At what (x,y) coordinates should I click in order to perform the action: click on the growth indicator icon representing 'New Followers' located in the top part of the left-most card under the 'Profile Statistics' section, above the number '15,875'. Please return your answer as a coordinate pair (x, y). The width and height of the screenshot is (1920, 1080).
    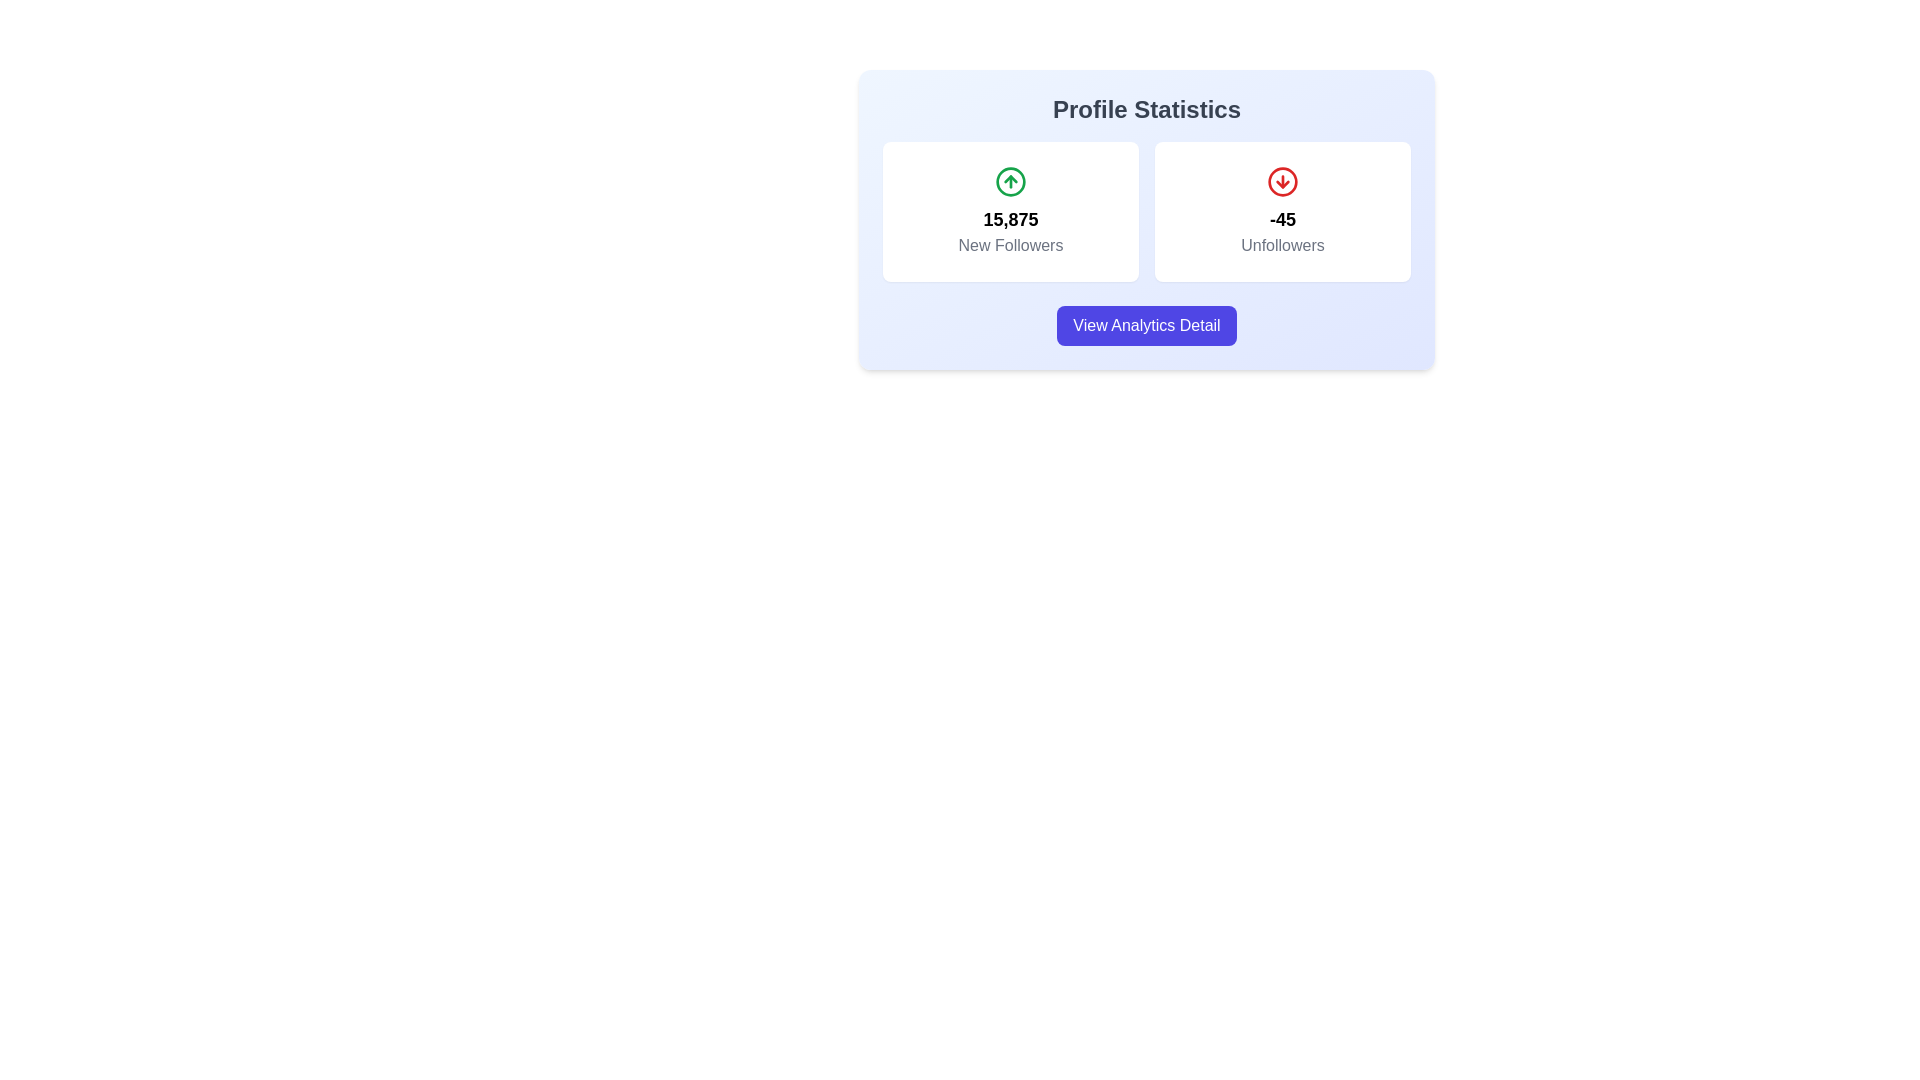
    Looking at the image, I should click on (1011, 181).